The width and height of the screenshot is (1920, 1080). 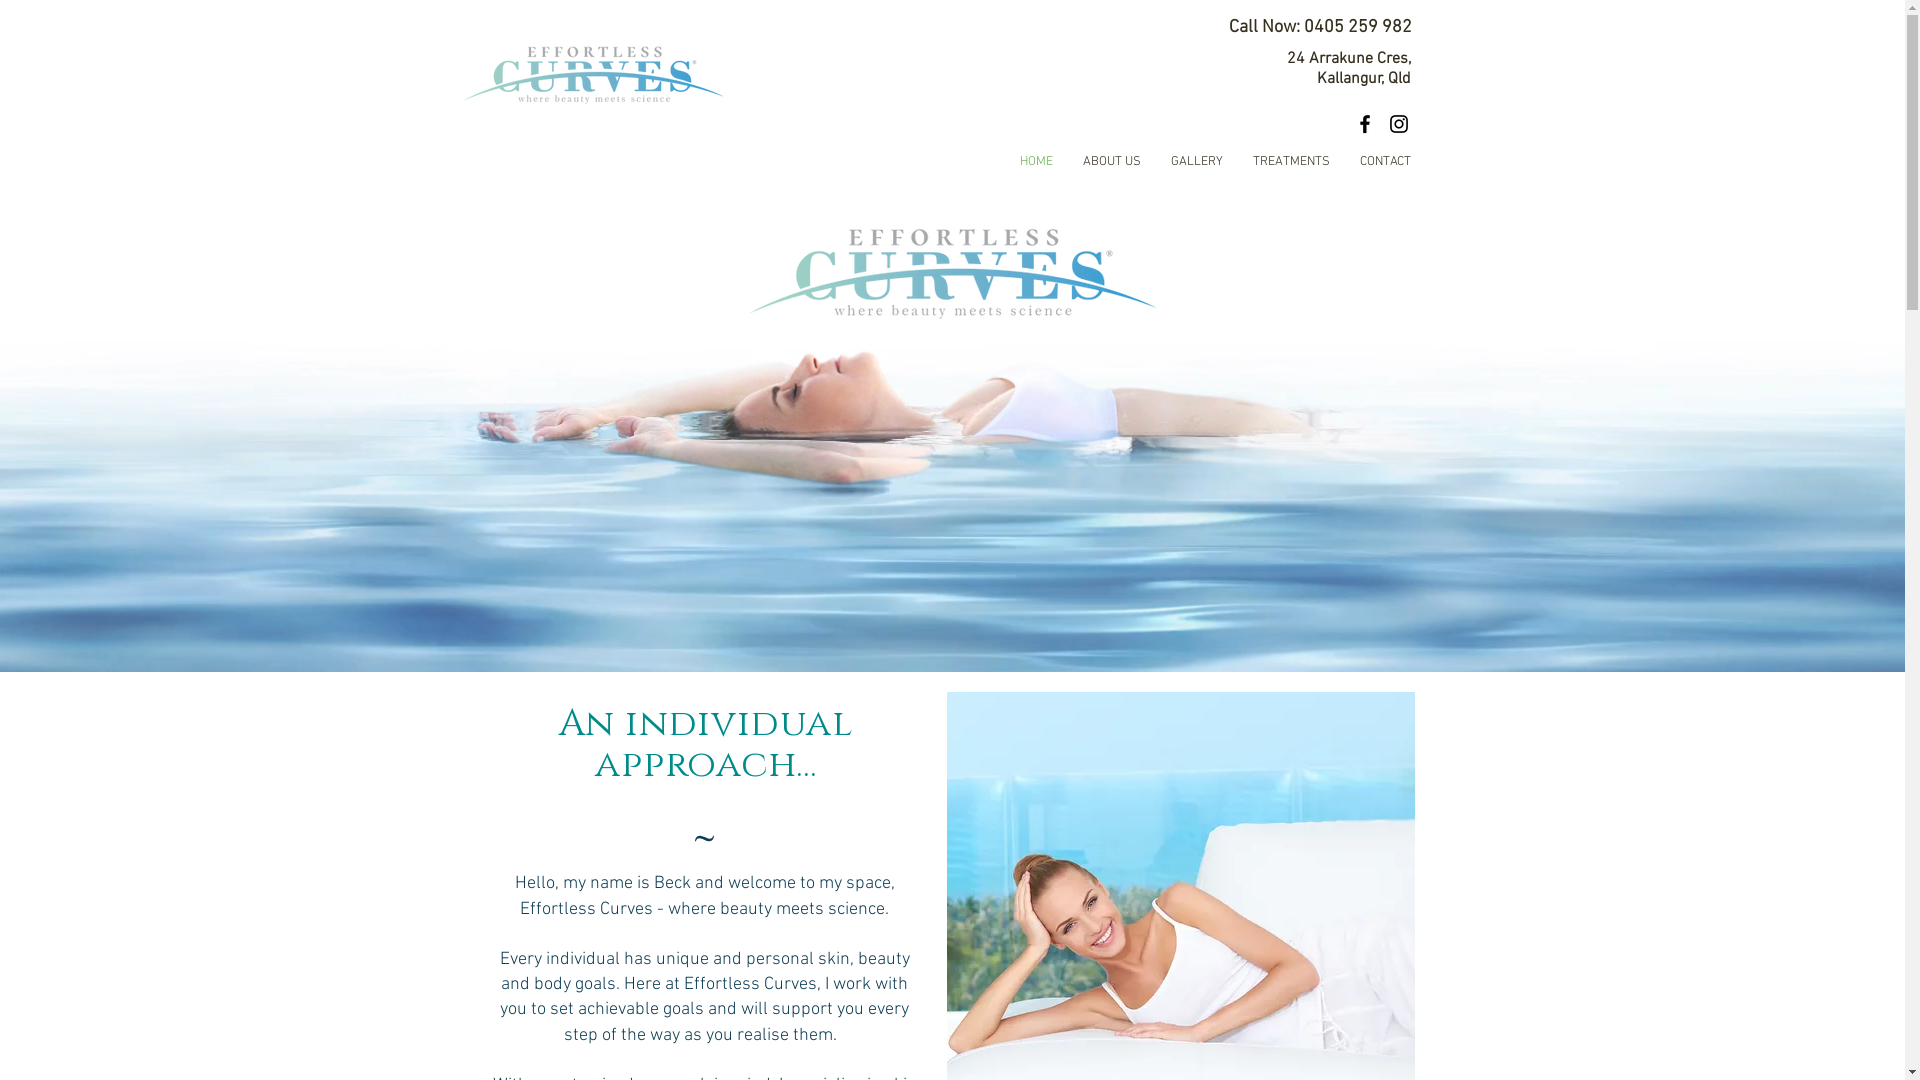 I want to click on 'TREATMENTS', so click(x=1291, y=161).